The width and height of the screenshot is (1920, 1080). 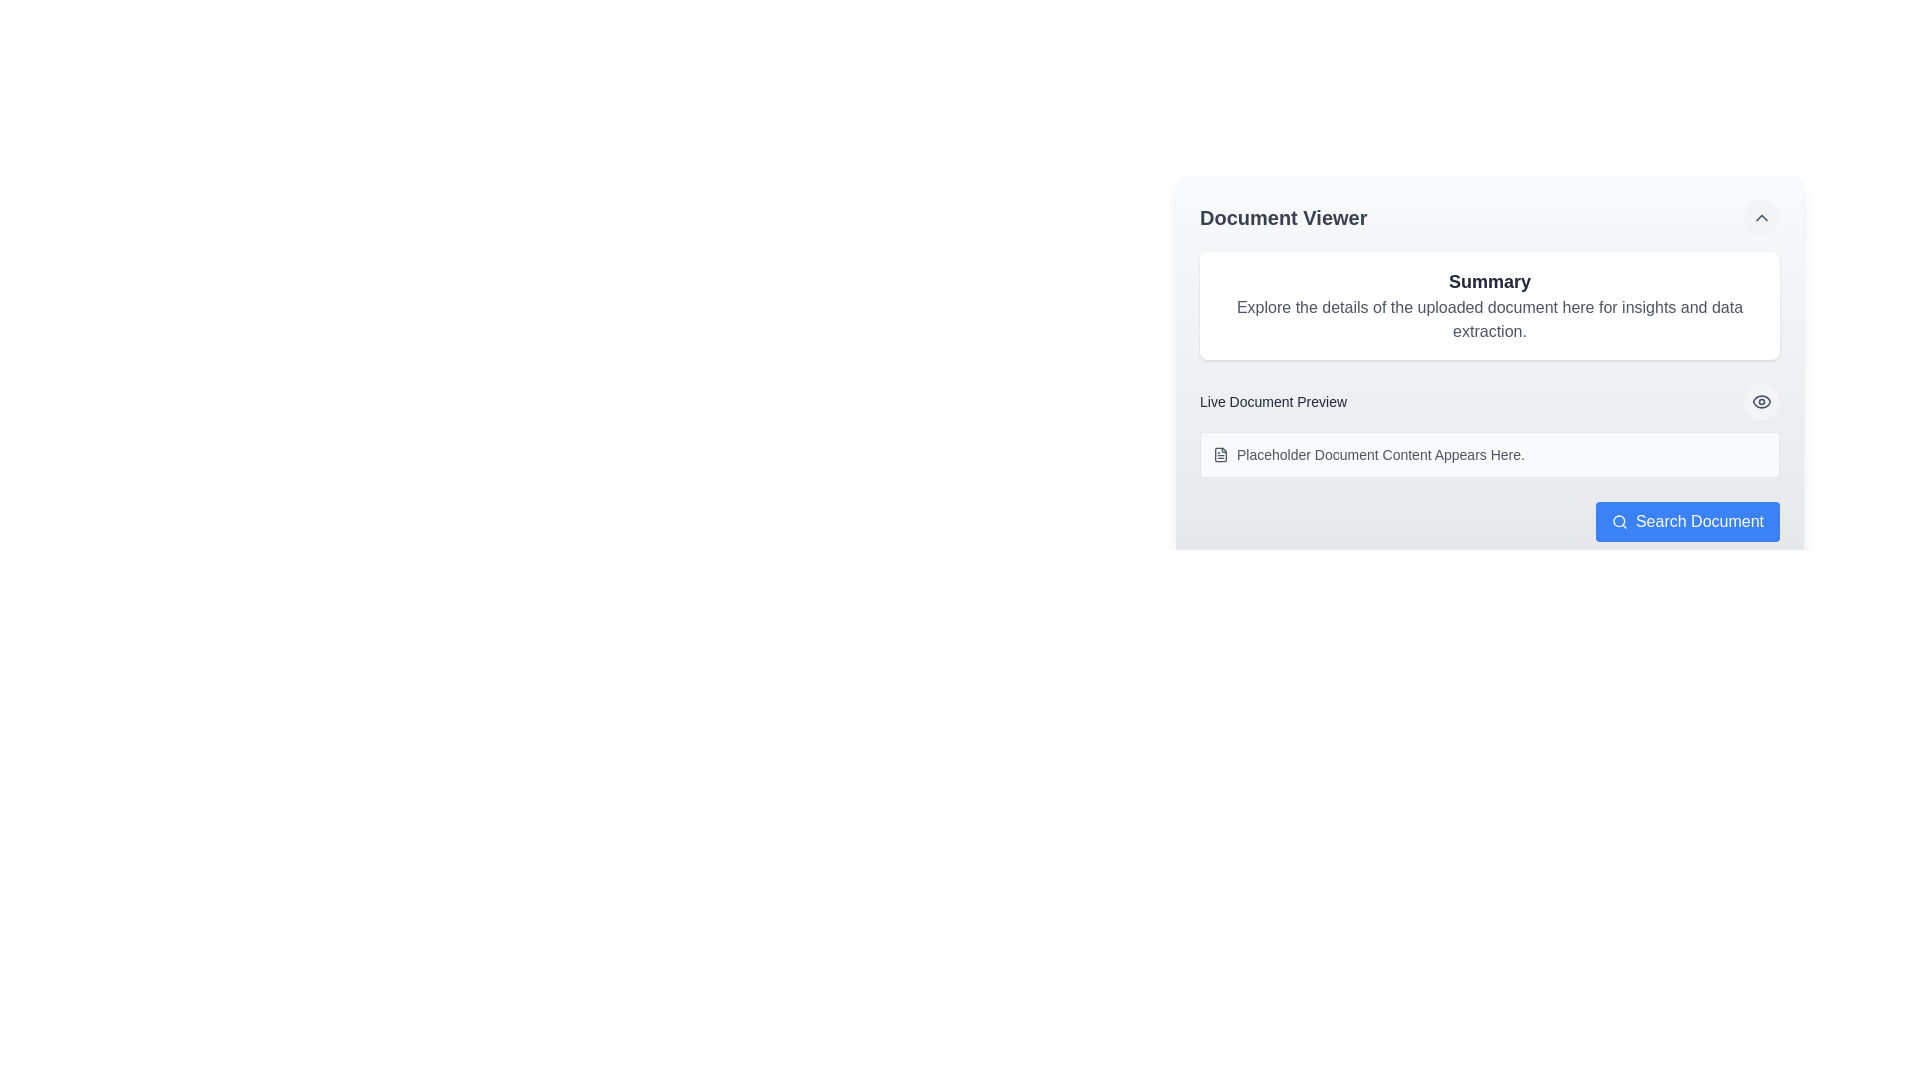 I want to click on the Text Display with Icon that shows 'Placeholder Document Content Appears Here.' in gray font within the 'Live Document Preview' section of the 'Document Viewer' area, so click(x=1489, y=455).